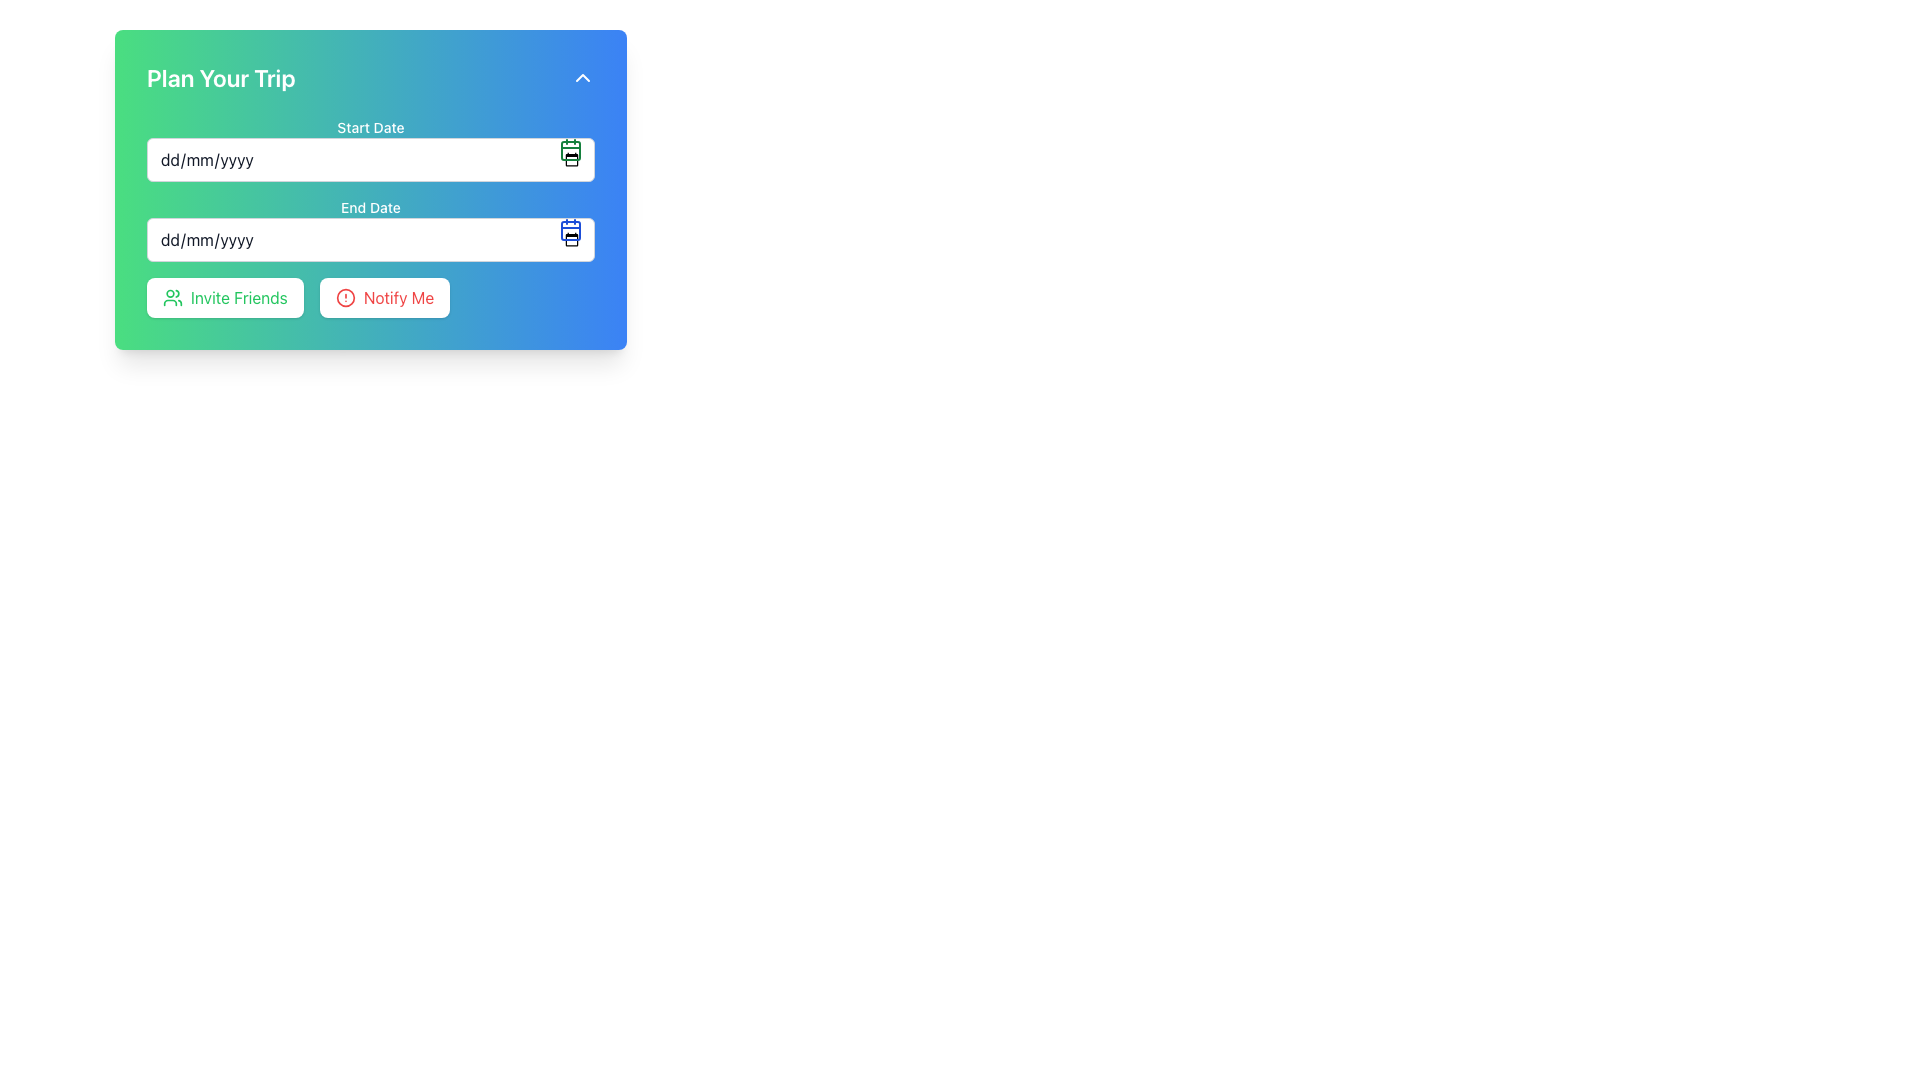  What do you see at coordinates (581, 76) in the screenshot?
I see `the downward-pointing chevron icon button located within a blue circular button at the top-right corner of the 'Plan Your Trip' card` at bounding box center [581, 76].